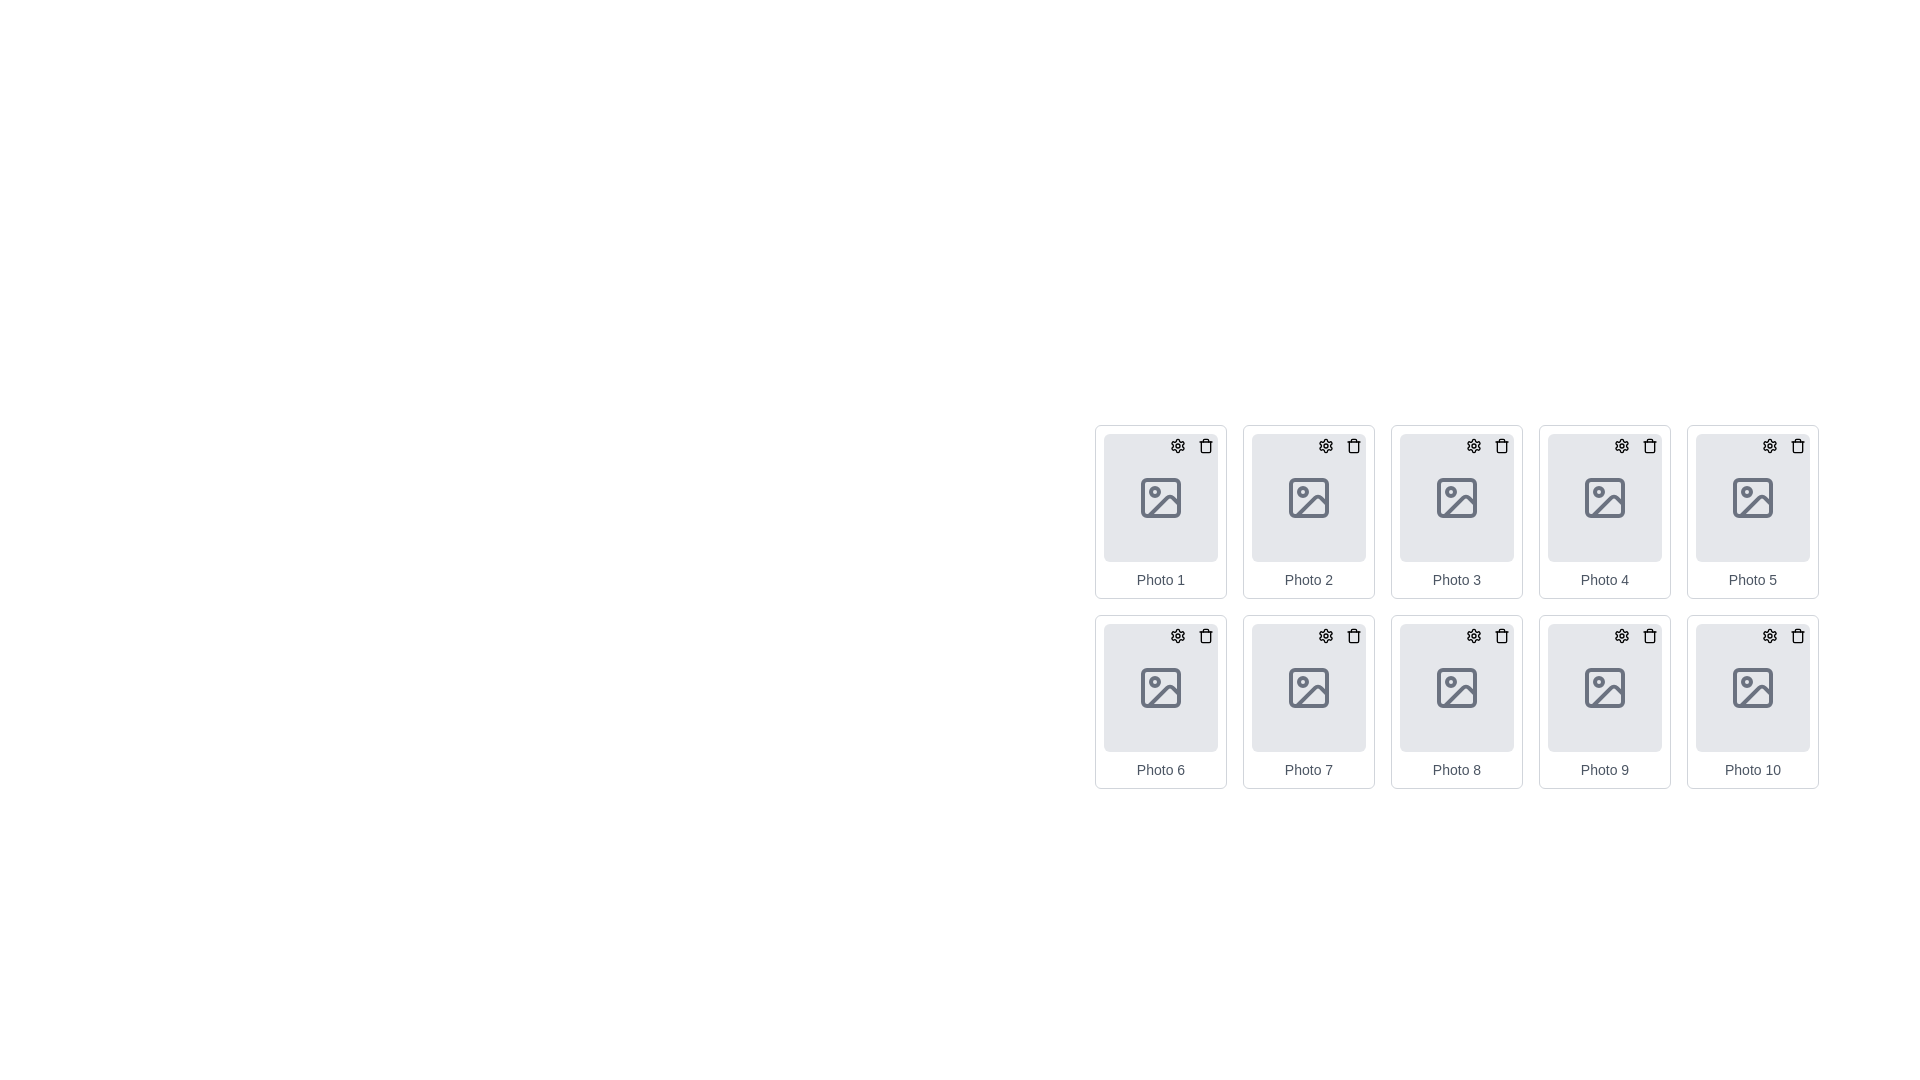 Image resolution: width=1920 pixels, height=1080 pixels. What do you see at coordinates (1161, 579) in the screenshot?
I see `text label that displays 'Photo 1', which is styled in gray color and positioned below an image placeholder in the top-left card of the grid layout` at bounding box center [1161, 579].